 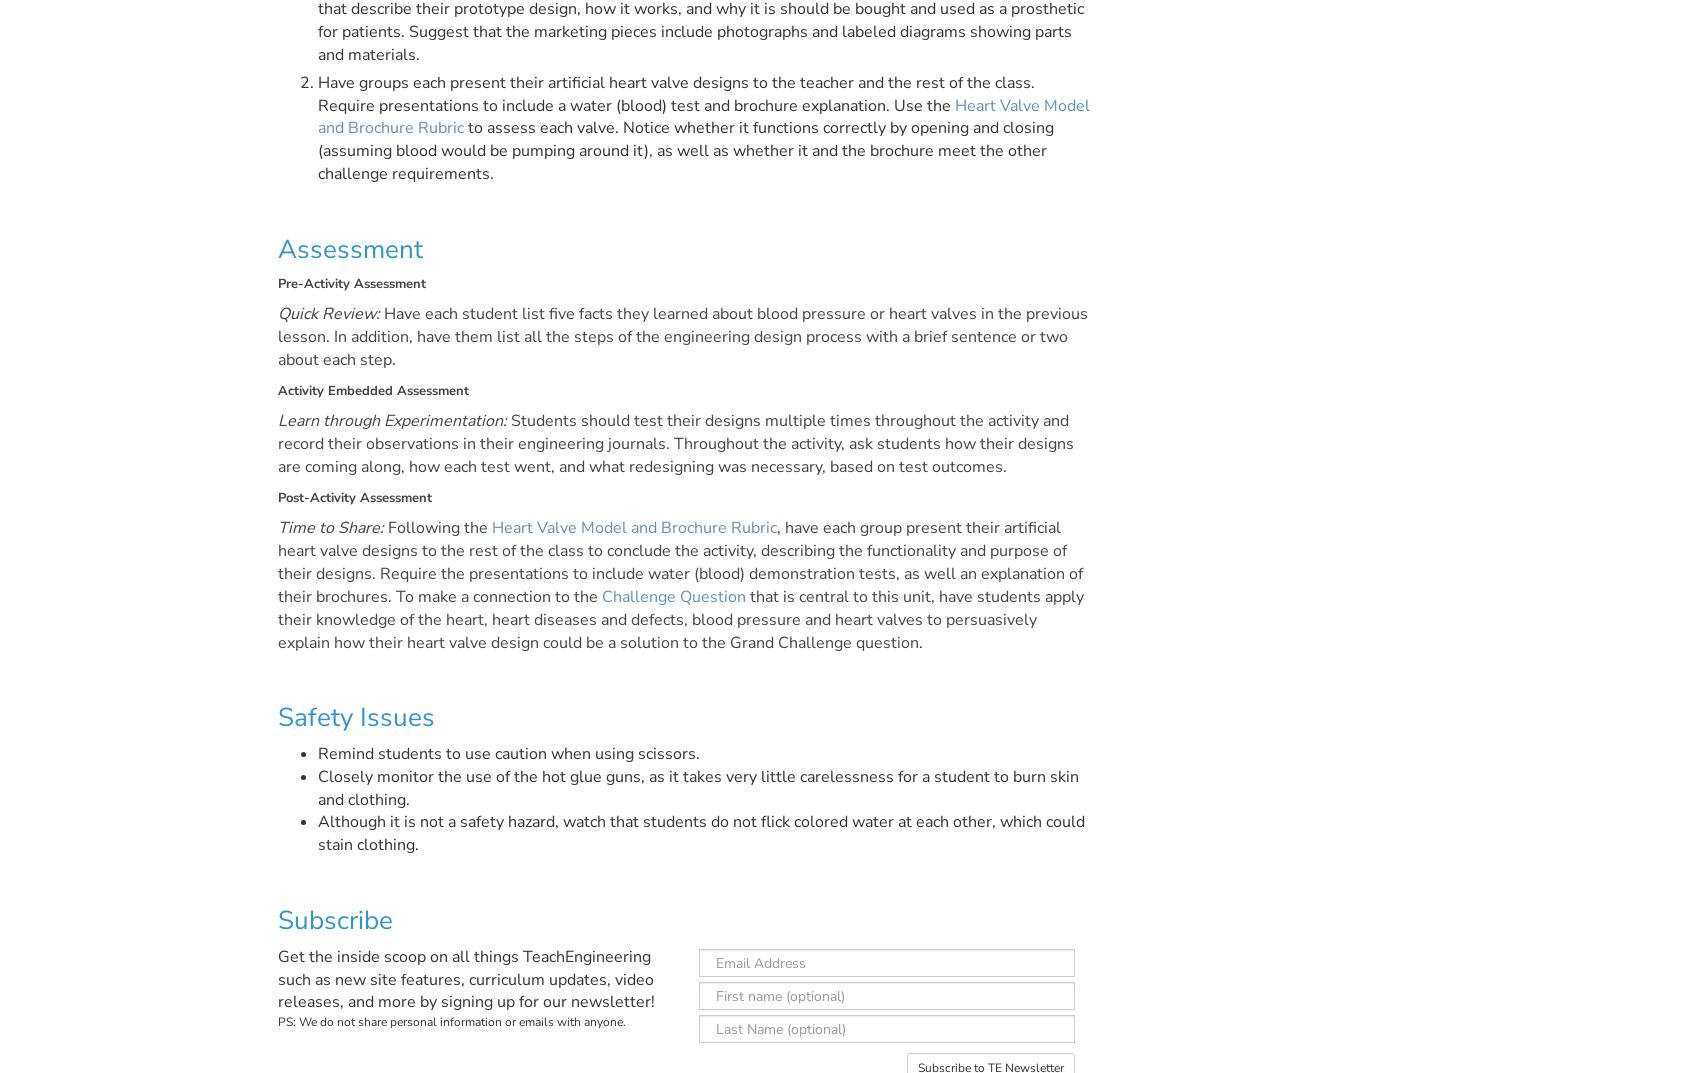 I want to click on 'Challenge Question', so click(x=673, y=596).